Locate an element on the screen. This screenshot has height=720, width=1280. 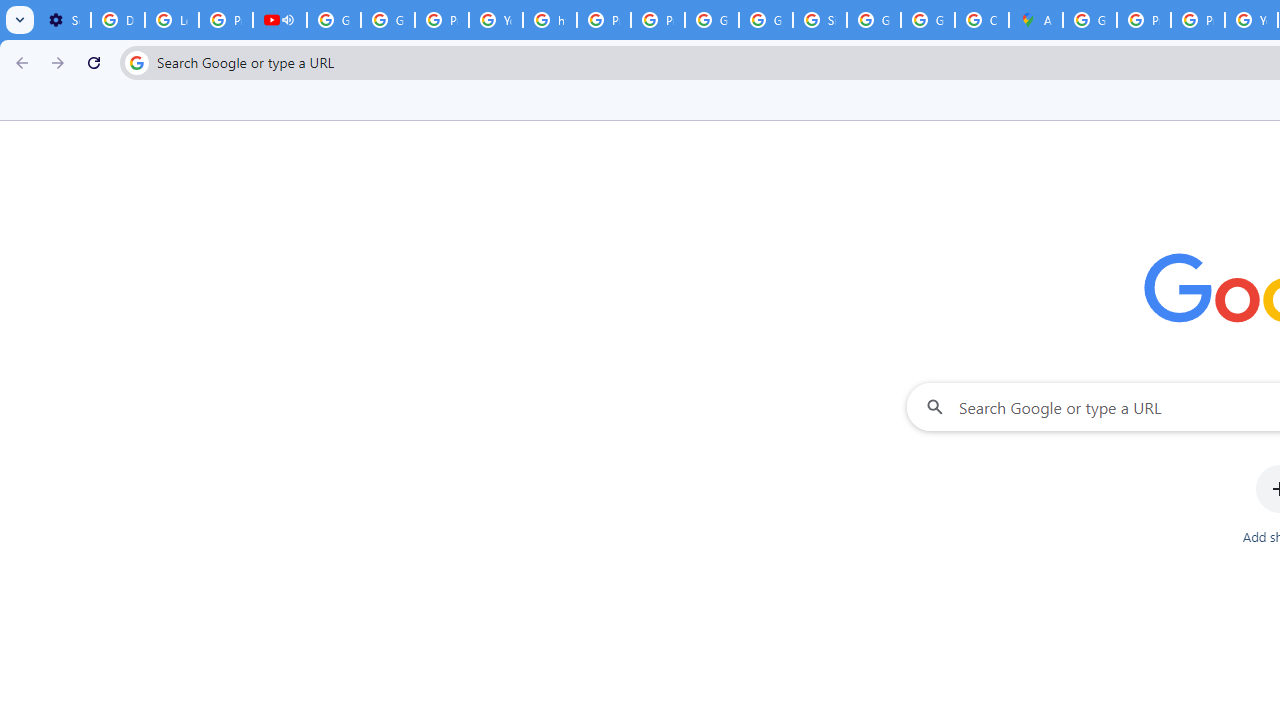
'https://scholar.google.com/' is located at coordinates (550, 20).